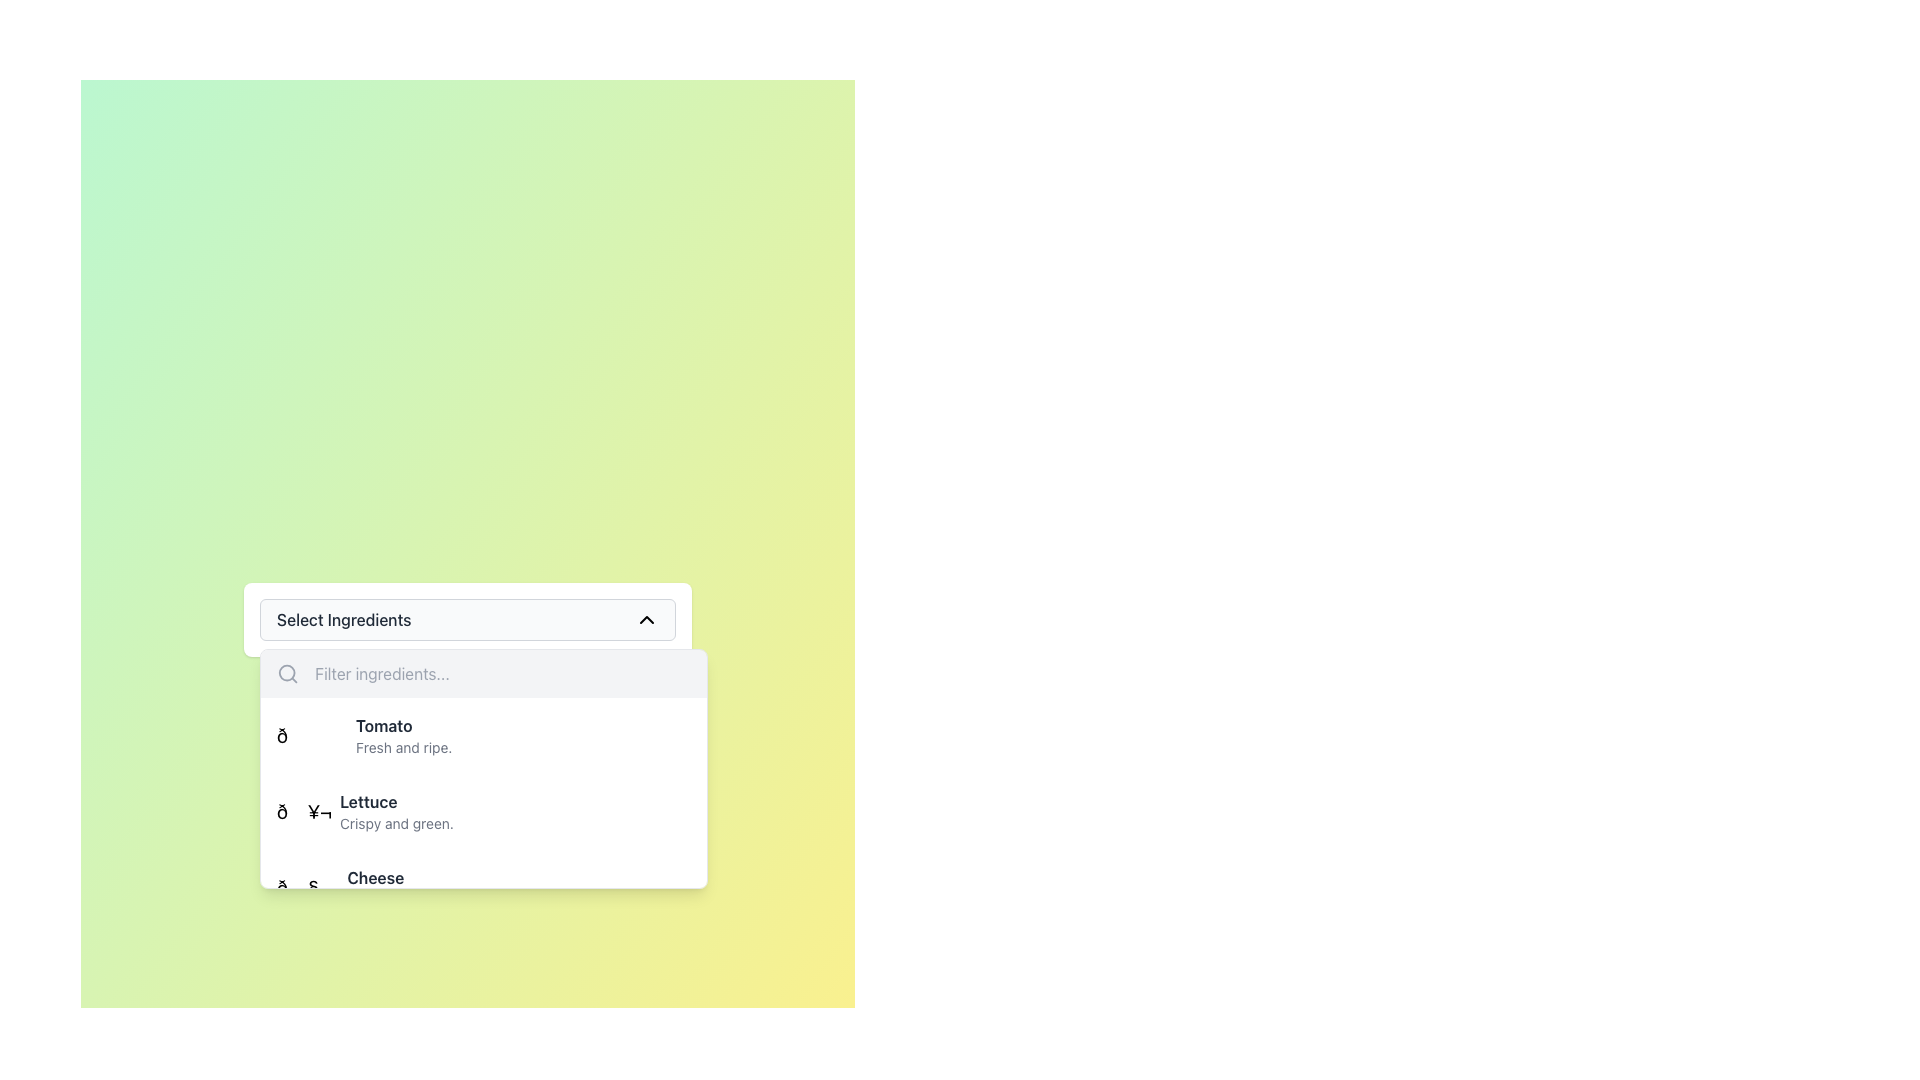 This screenshot has height=1080, width=1920. Describe the element at coordinates (484, 849) in the screenshot. I see `the second list item in the dropdown menu` at that location.